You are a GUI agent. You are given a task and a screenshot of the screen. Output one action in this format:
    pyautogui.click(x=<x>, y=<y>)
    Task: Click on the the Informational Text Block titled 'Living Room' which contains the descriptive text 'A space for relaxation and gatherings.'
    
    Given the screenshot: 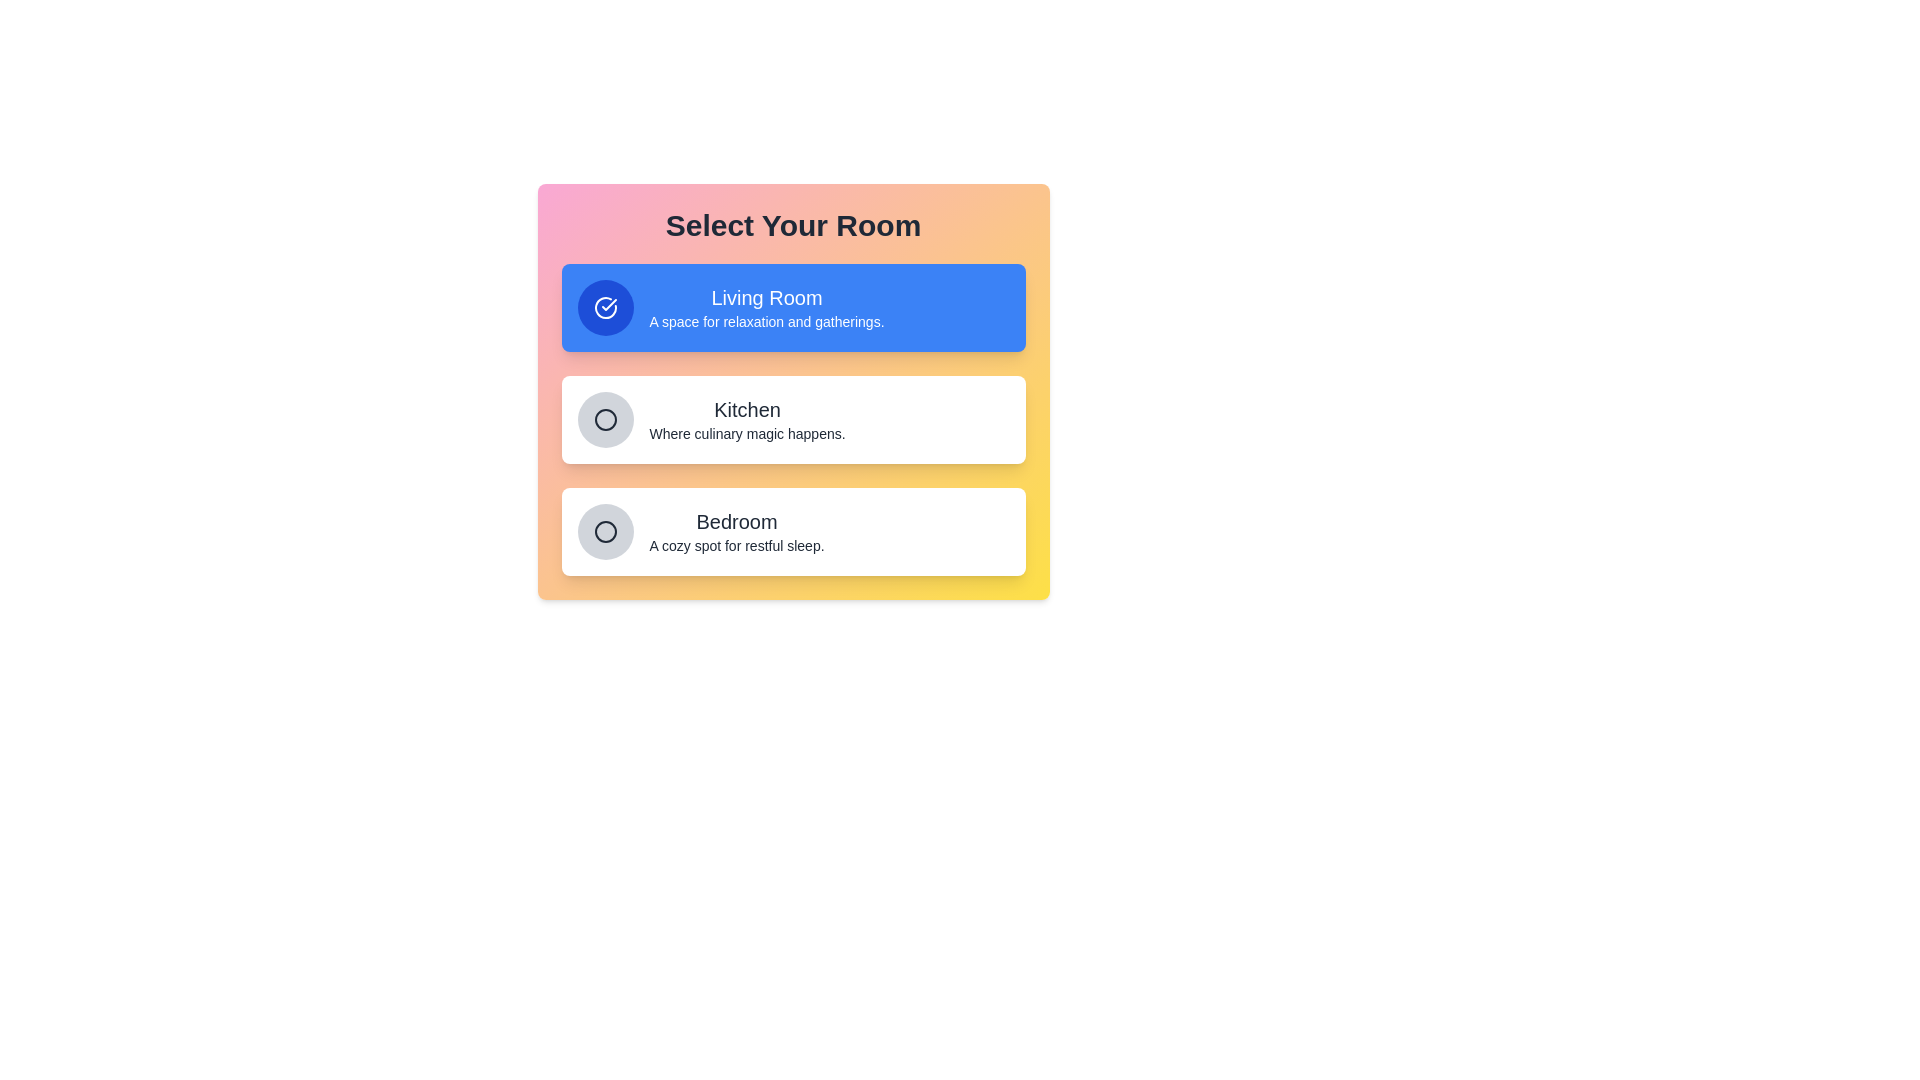 What is the action you would take?
    pyautogui.click(x=766, y=308)
    